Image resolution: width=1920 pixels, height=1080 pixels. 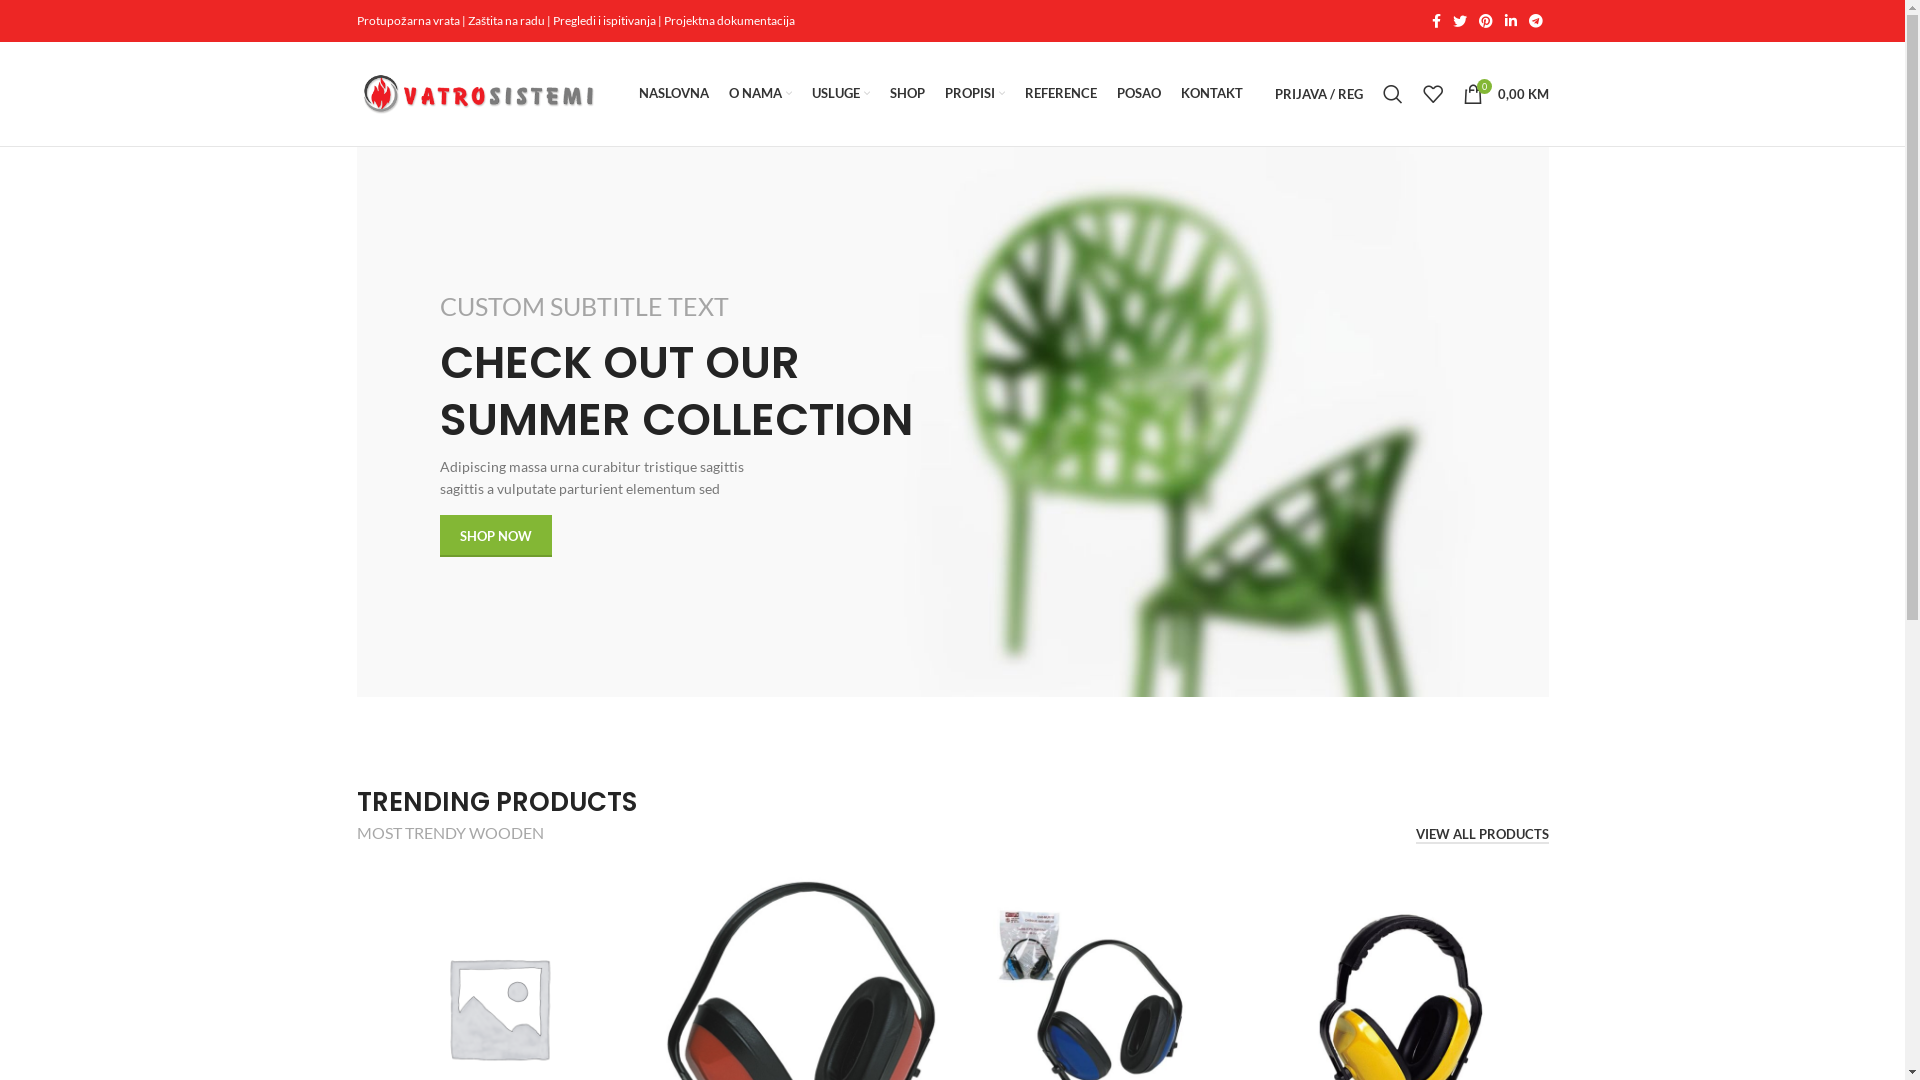 I want to click on 'PROPISI', so click(x=943, y=93).